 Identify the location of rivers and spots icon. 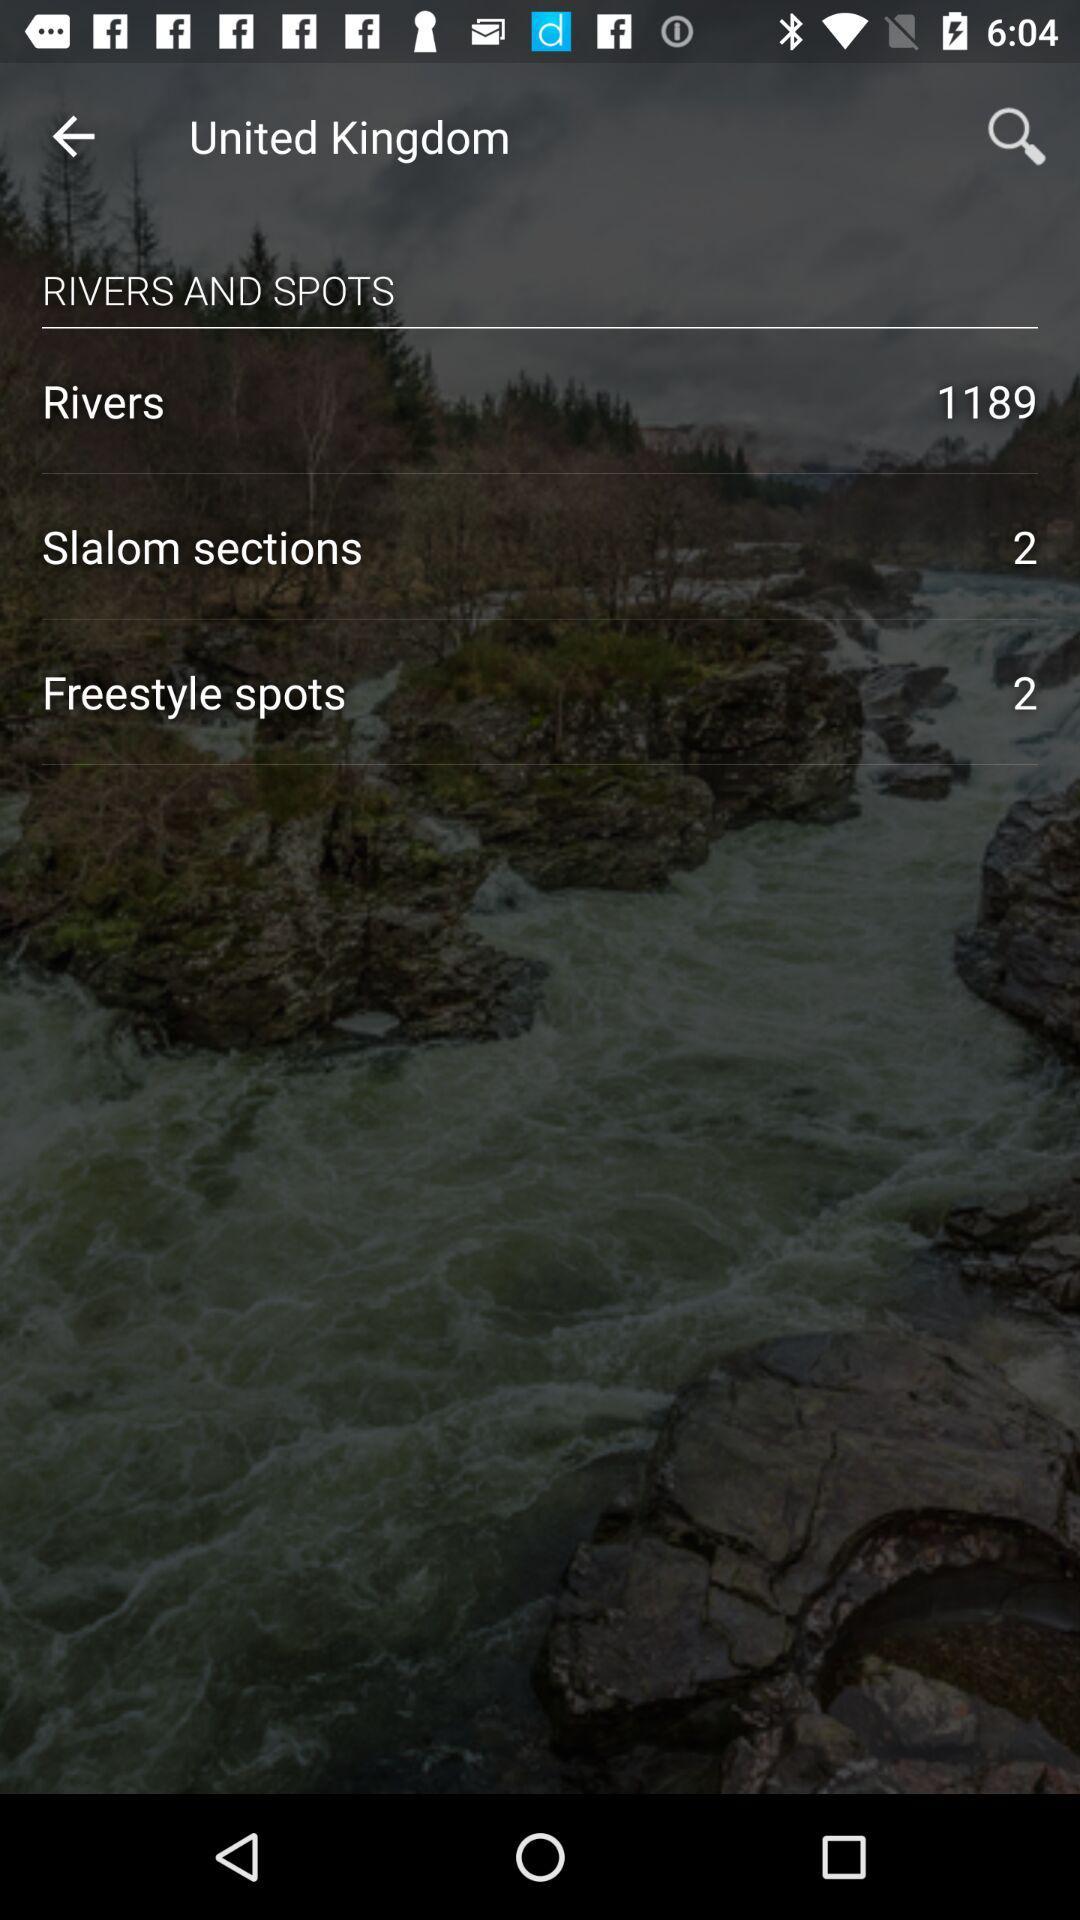
(540, 270).